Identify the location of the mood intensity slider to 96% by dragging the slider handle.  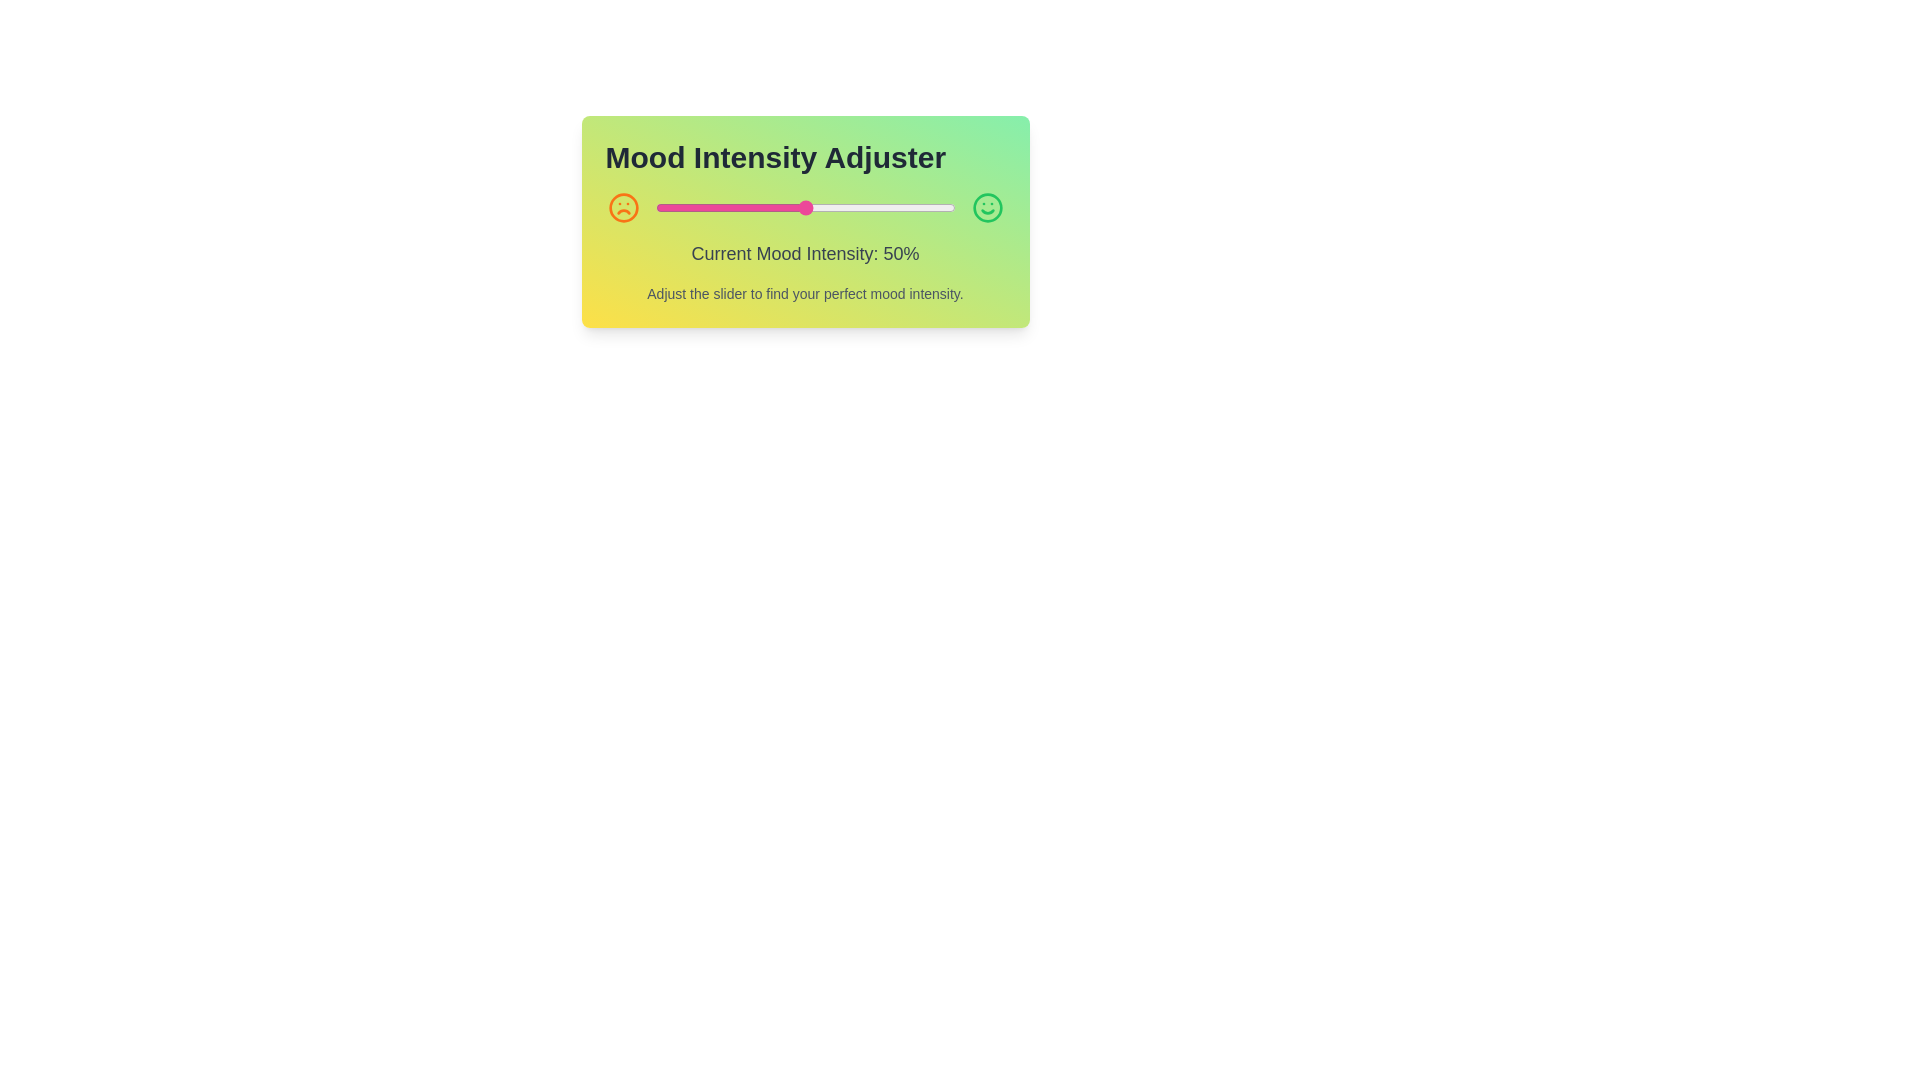
(942, 208).